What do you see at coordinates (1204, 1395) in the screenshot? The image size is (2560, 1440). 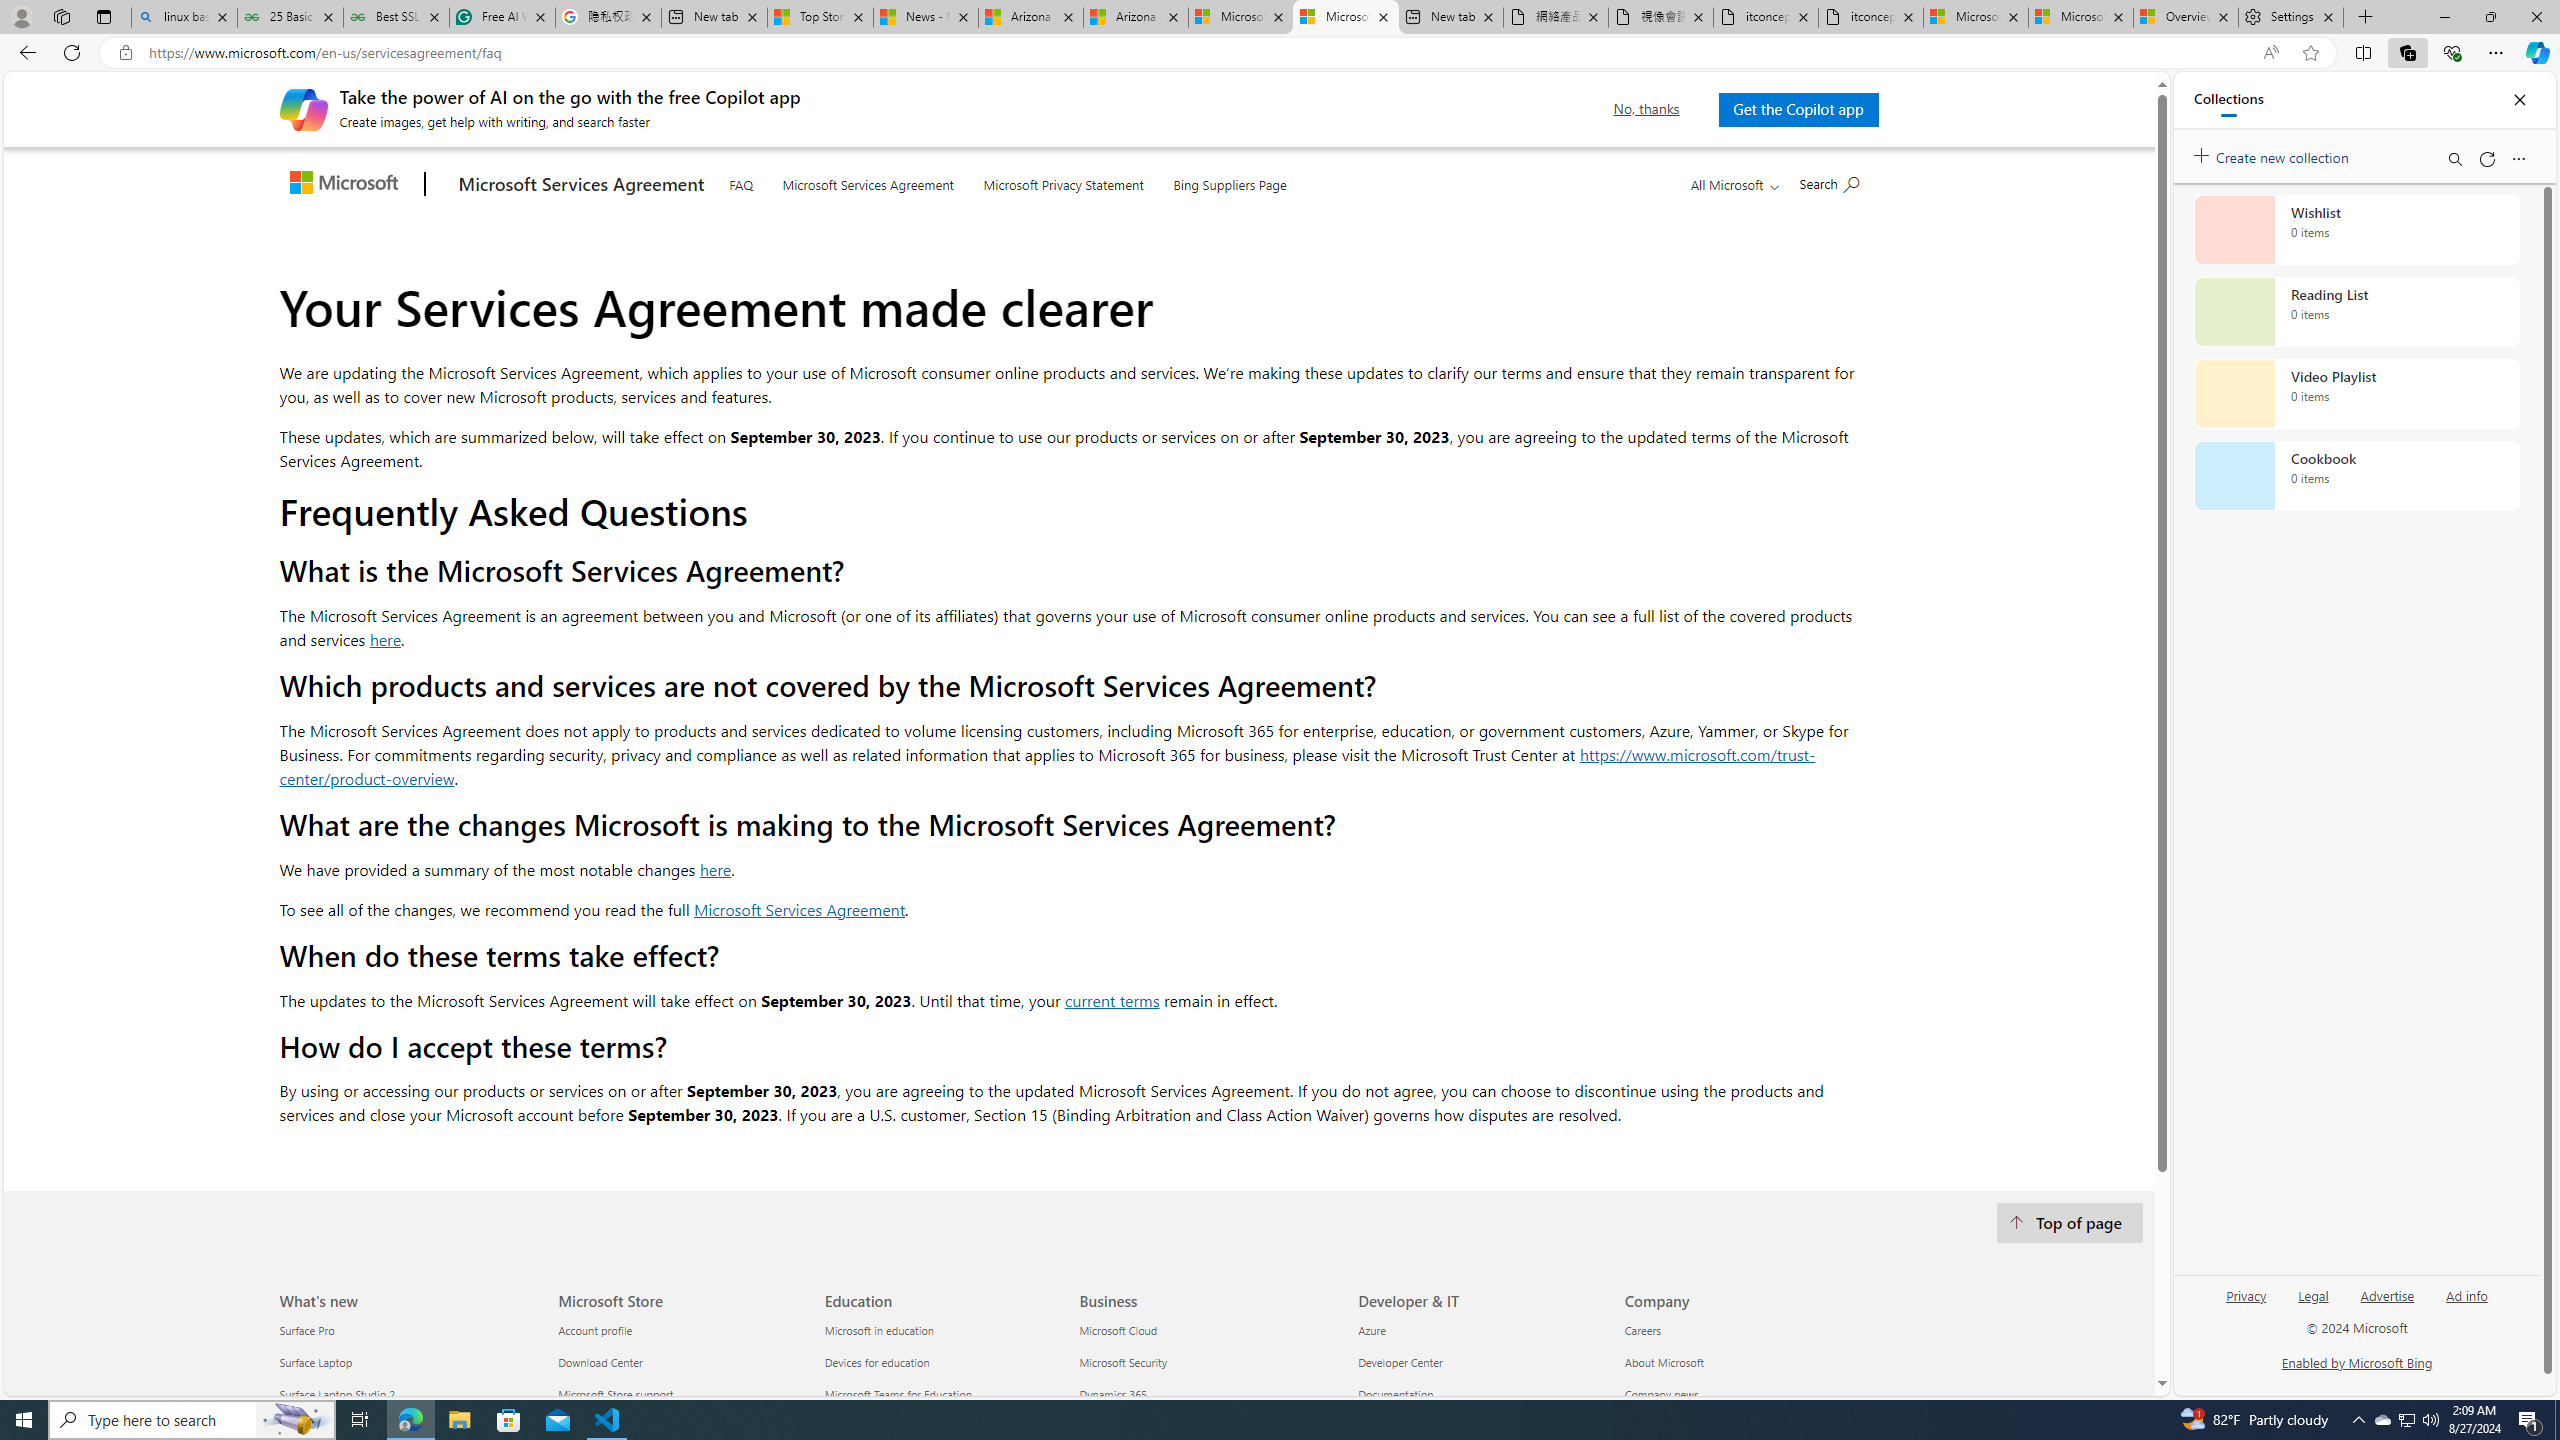 I see `'Dynamics 365'` at bounding box center [1204, 1395].